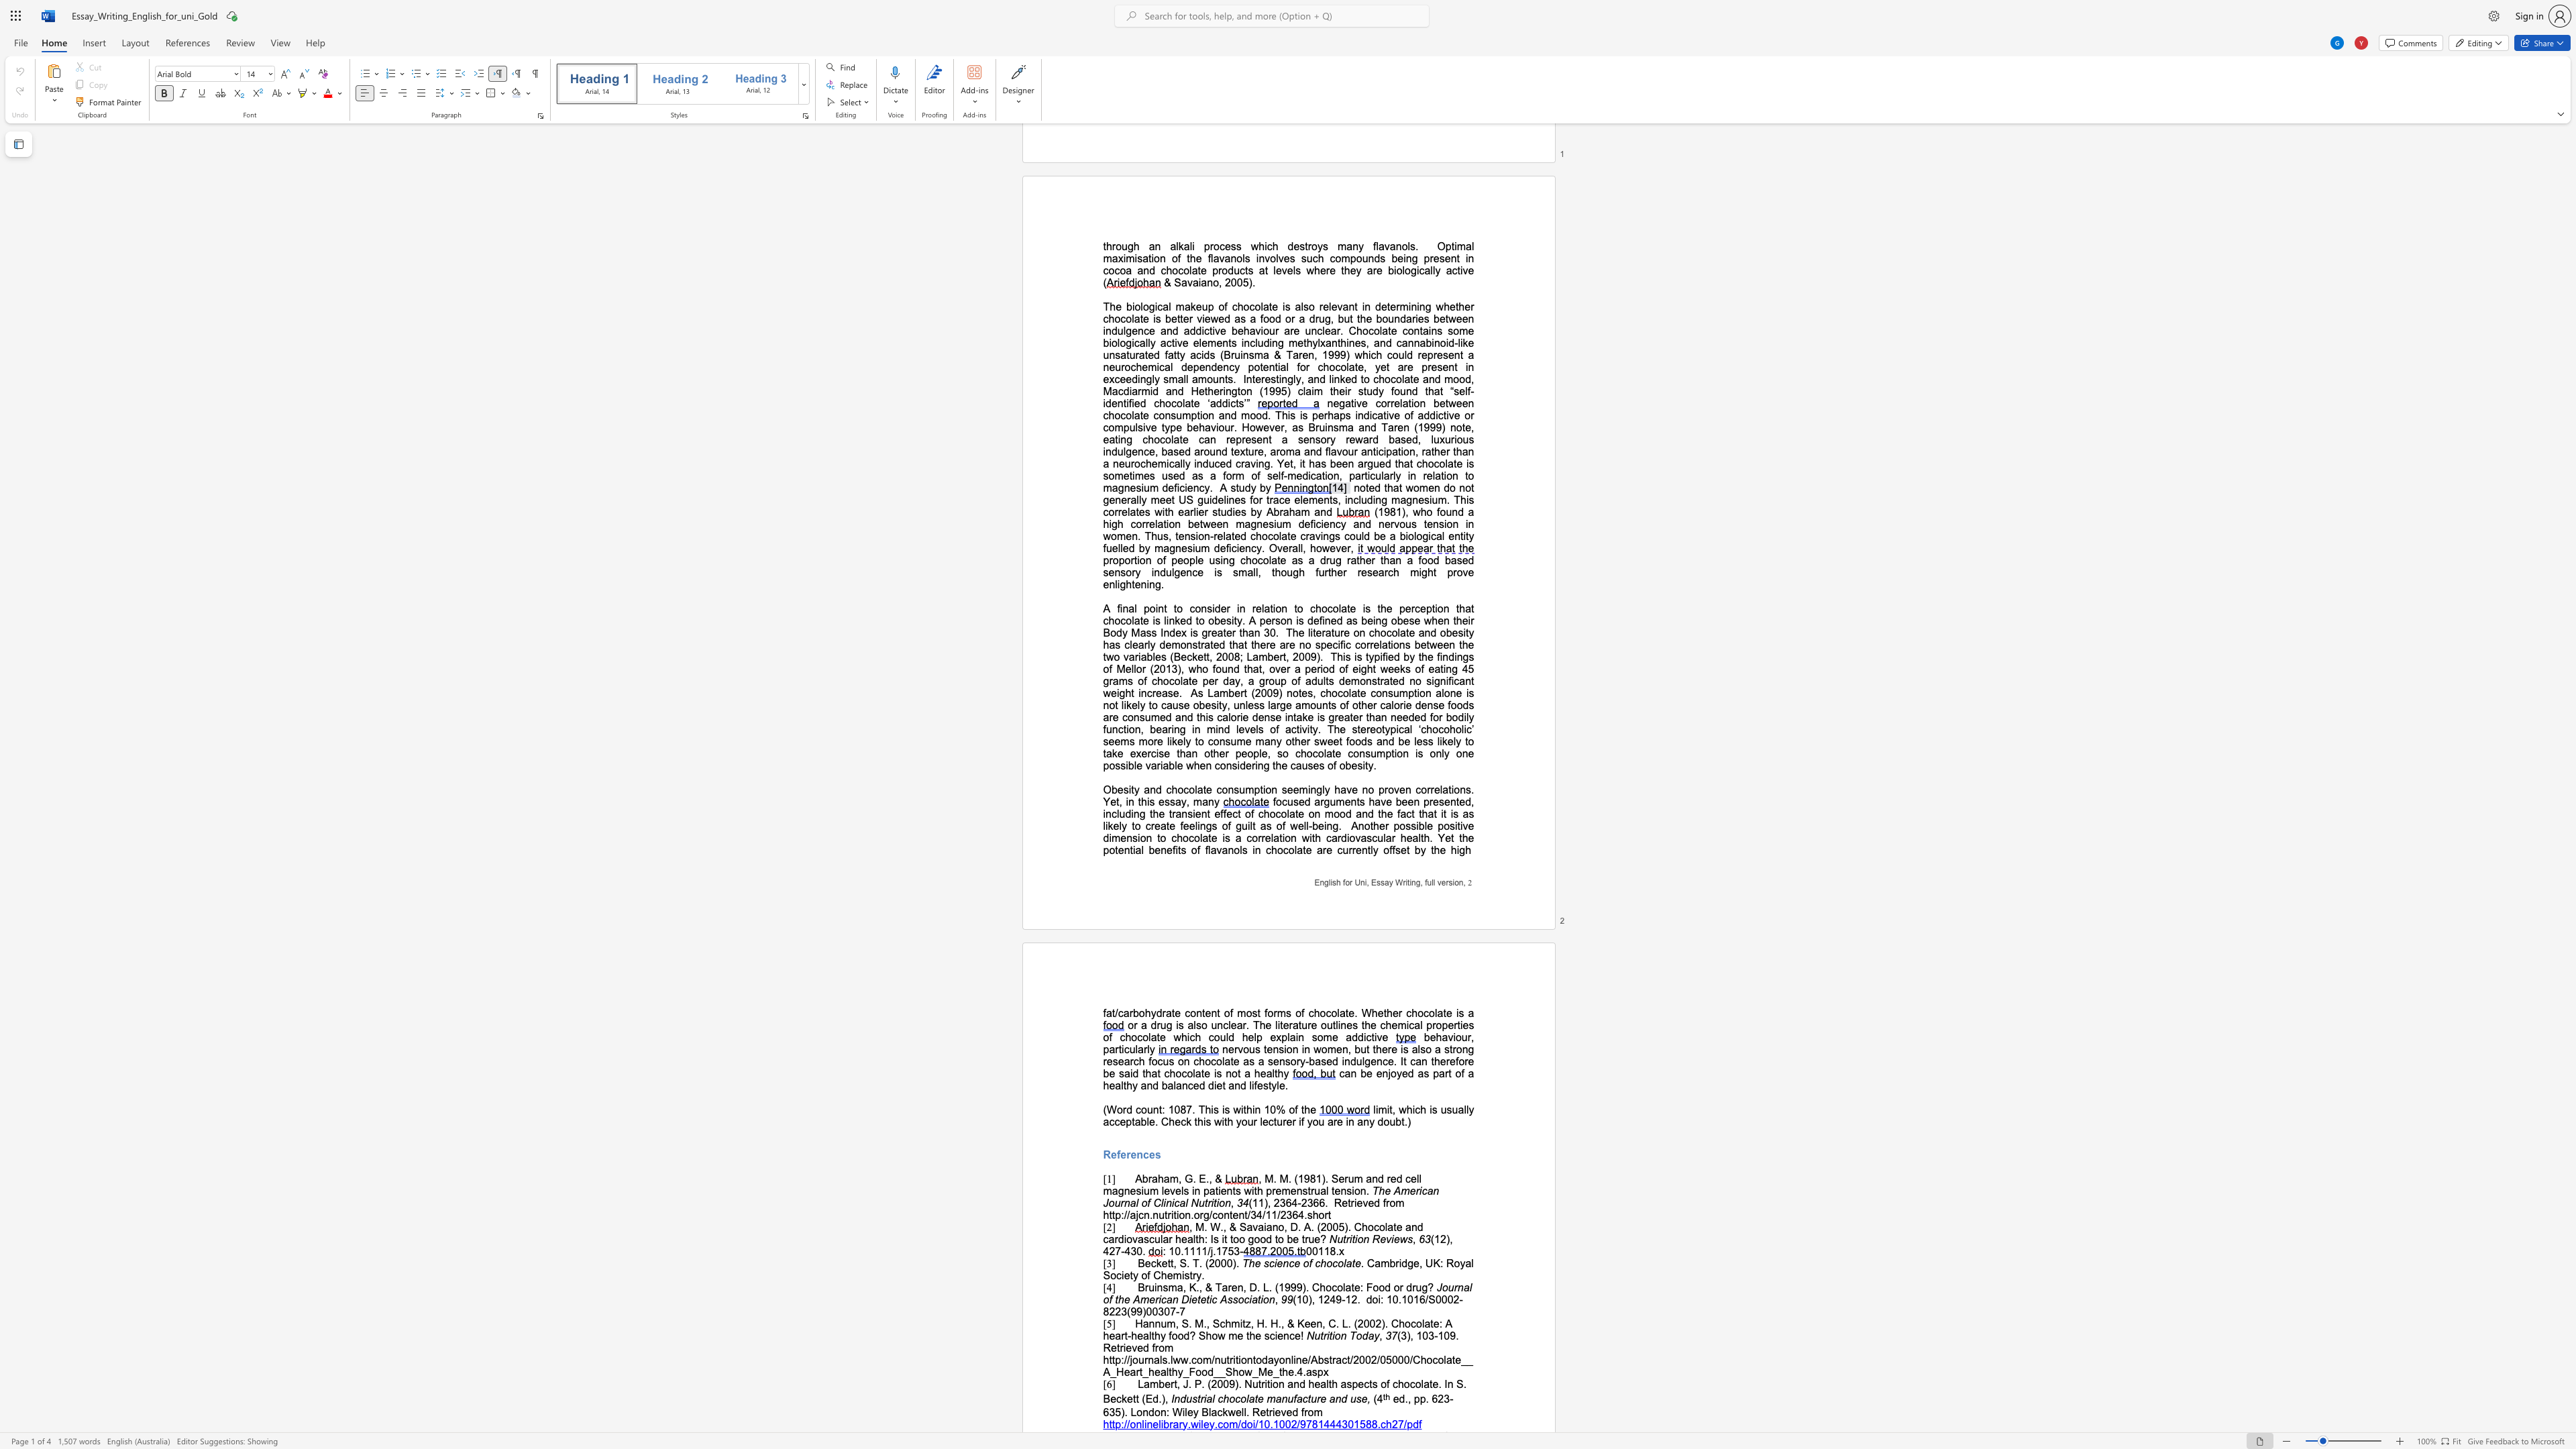 This screenshot has height=1449, width=2576. Describe the element at coordinates (1407, 1399) in the screenshot. I see `the subset text ", pp. 623-635). London: Wiley Blackwell. Retrieved fr" within the text "ed., pp. 623-635). London: Wiley Blackwell. Retrieved from"` at that location.